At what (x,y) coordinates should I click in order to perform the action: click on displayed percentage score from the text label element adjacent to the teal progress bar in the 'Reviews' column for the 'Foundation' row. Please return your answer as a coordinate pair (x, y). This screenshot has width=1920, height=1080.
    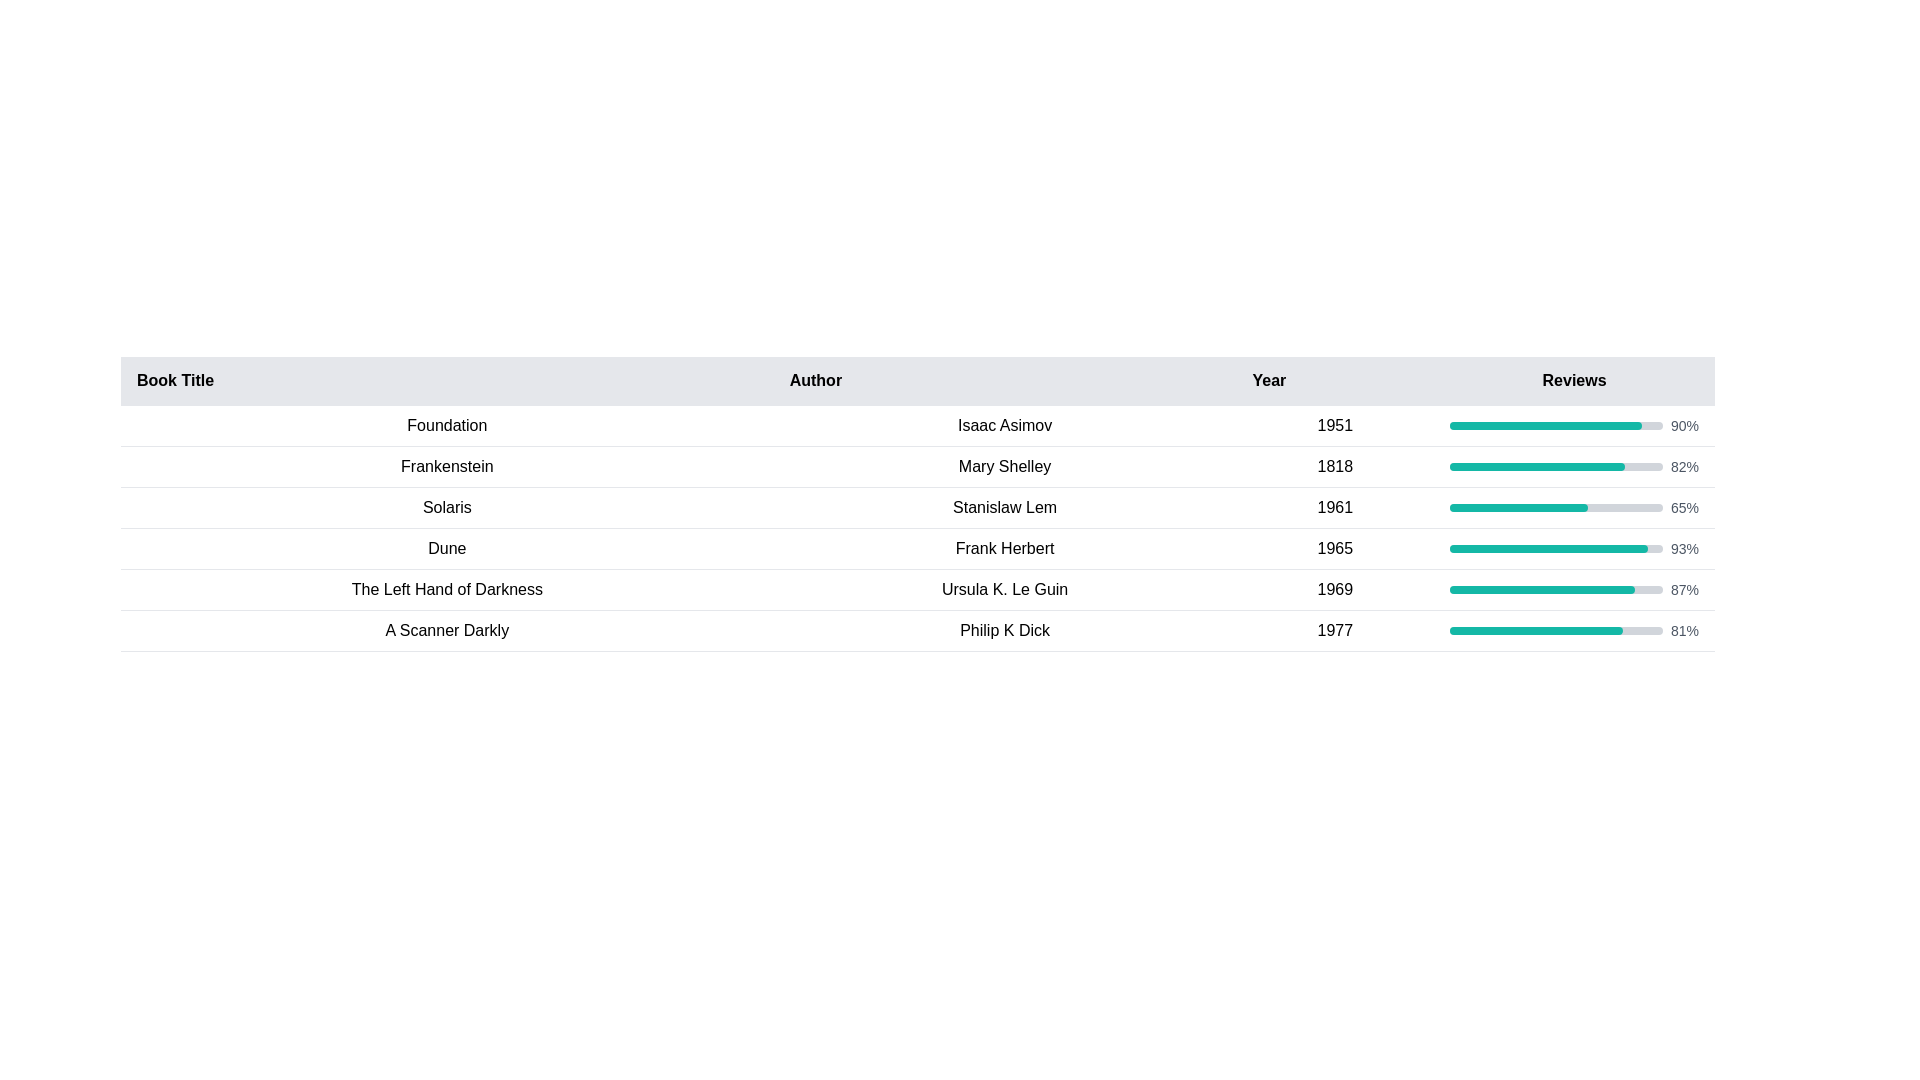
    Looking at the image, I should click on (1683, 424).